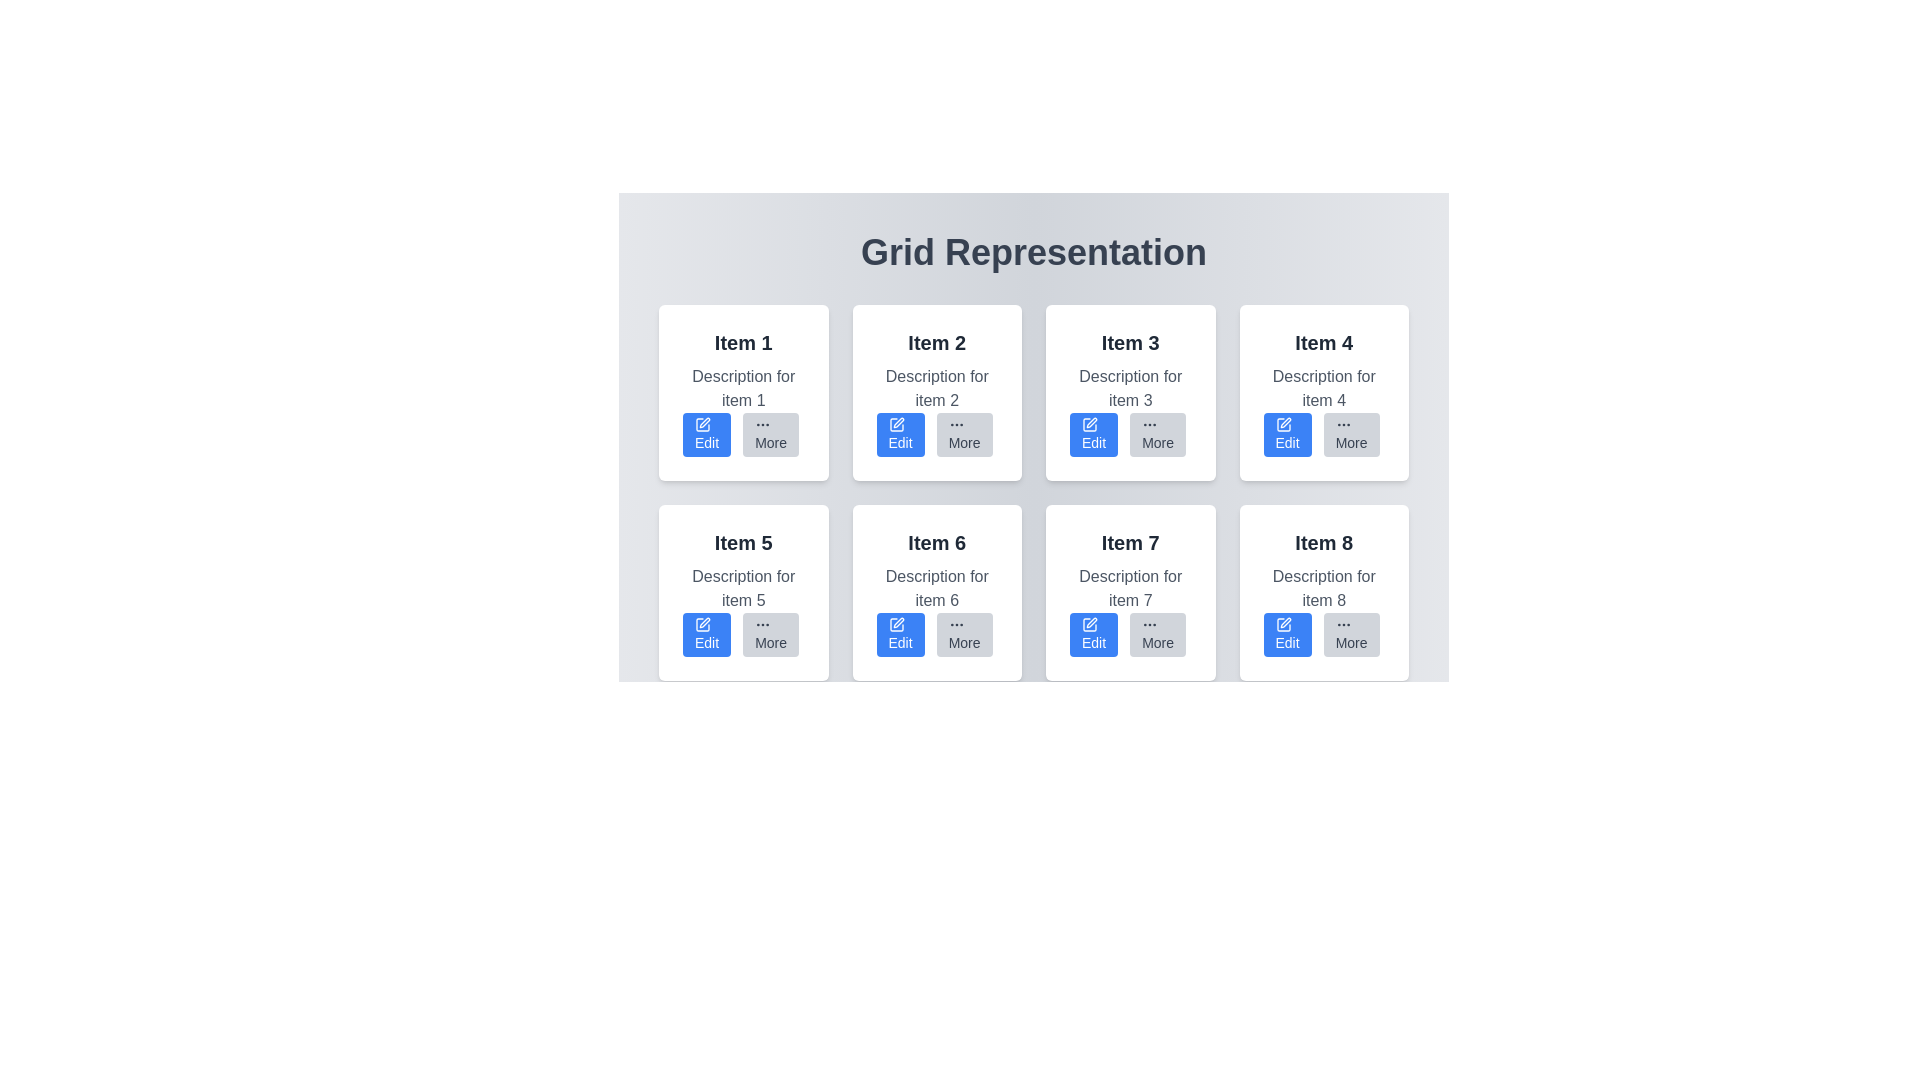  I want to click on the buttons in the Button Group located in the bottom action section of the fourth card labeled 'Item 4', so click(1324, 434).